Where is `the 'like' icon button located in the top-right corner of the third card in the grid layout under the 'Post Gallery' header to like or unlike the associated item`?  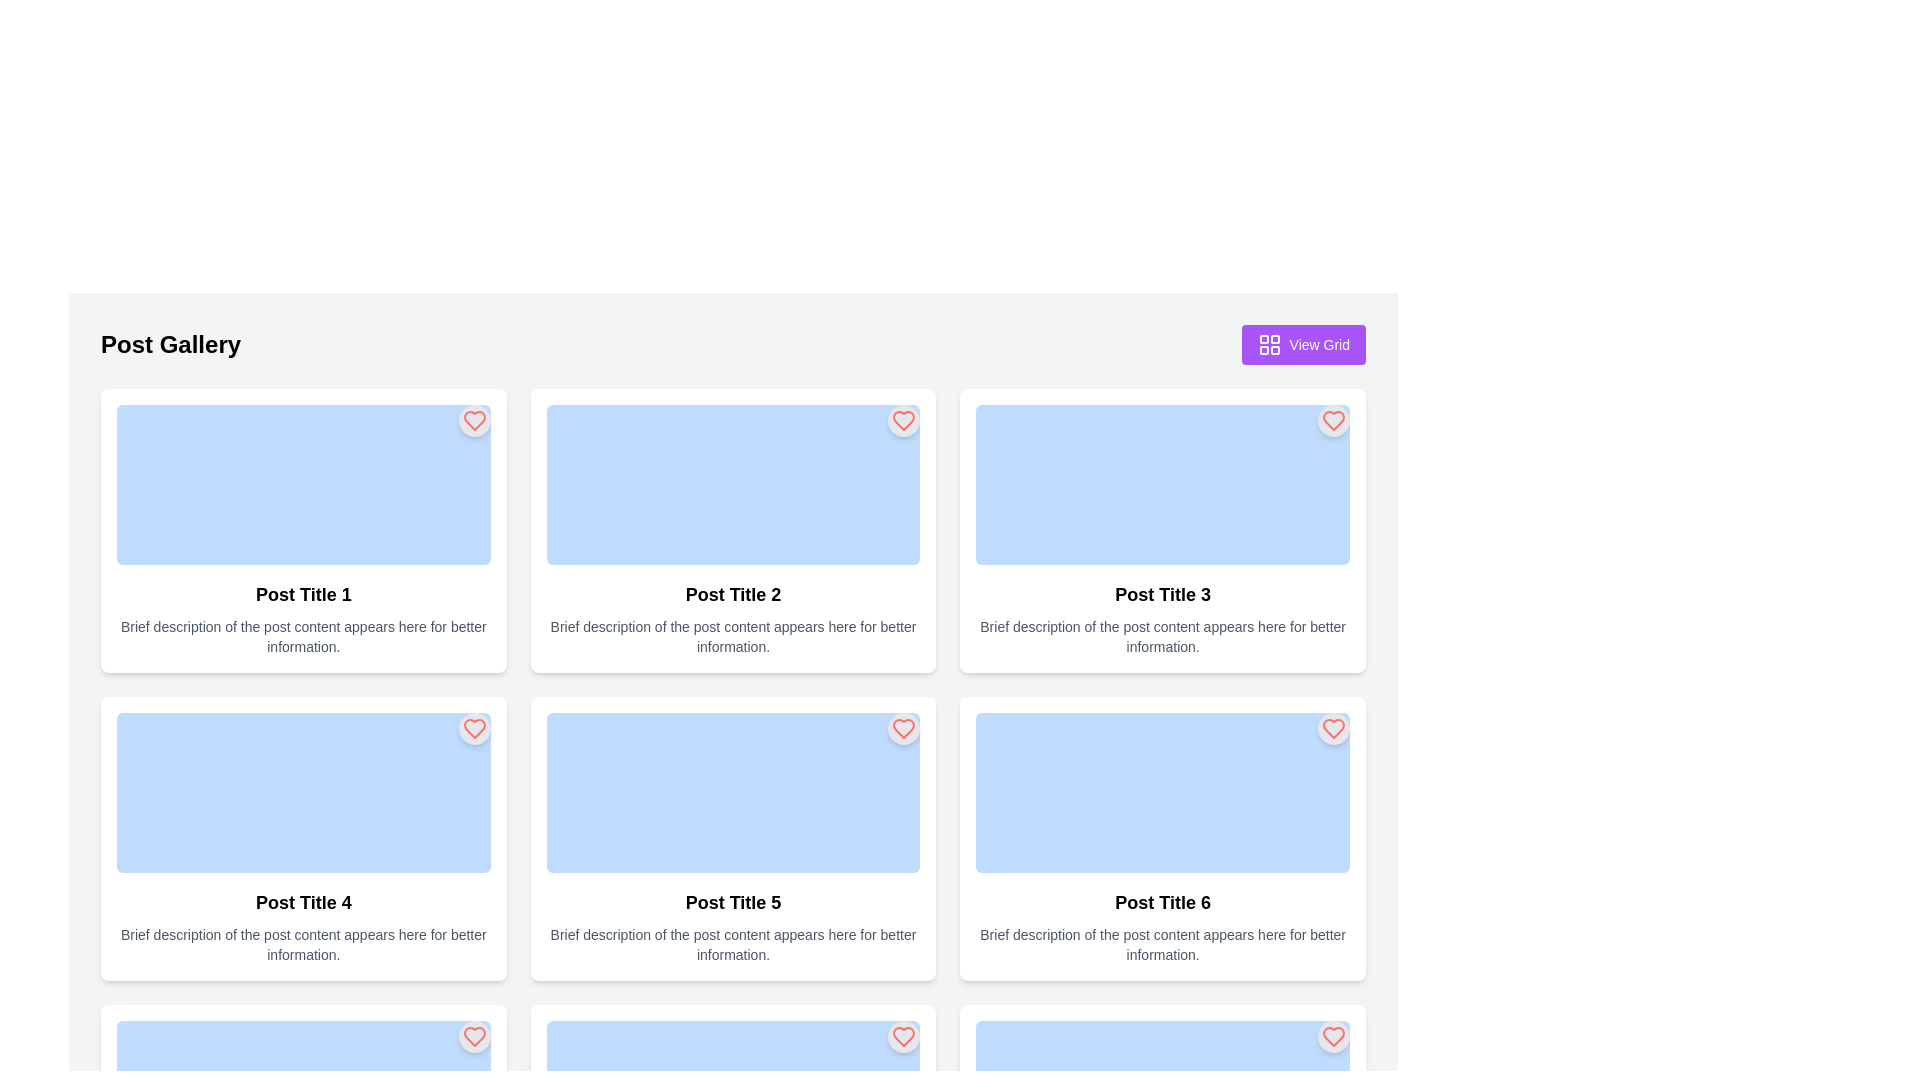
the 'like' icon button located in the top-right corner of the third card in the grid layout under the 'Post Gallery' header to like or unlike the associated item is located at coordinates (1334, 419).